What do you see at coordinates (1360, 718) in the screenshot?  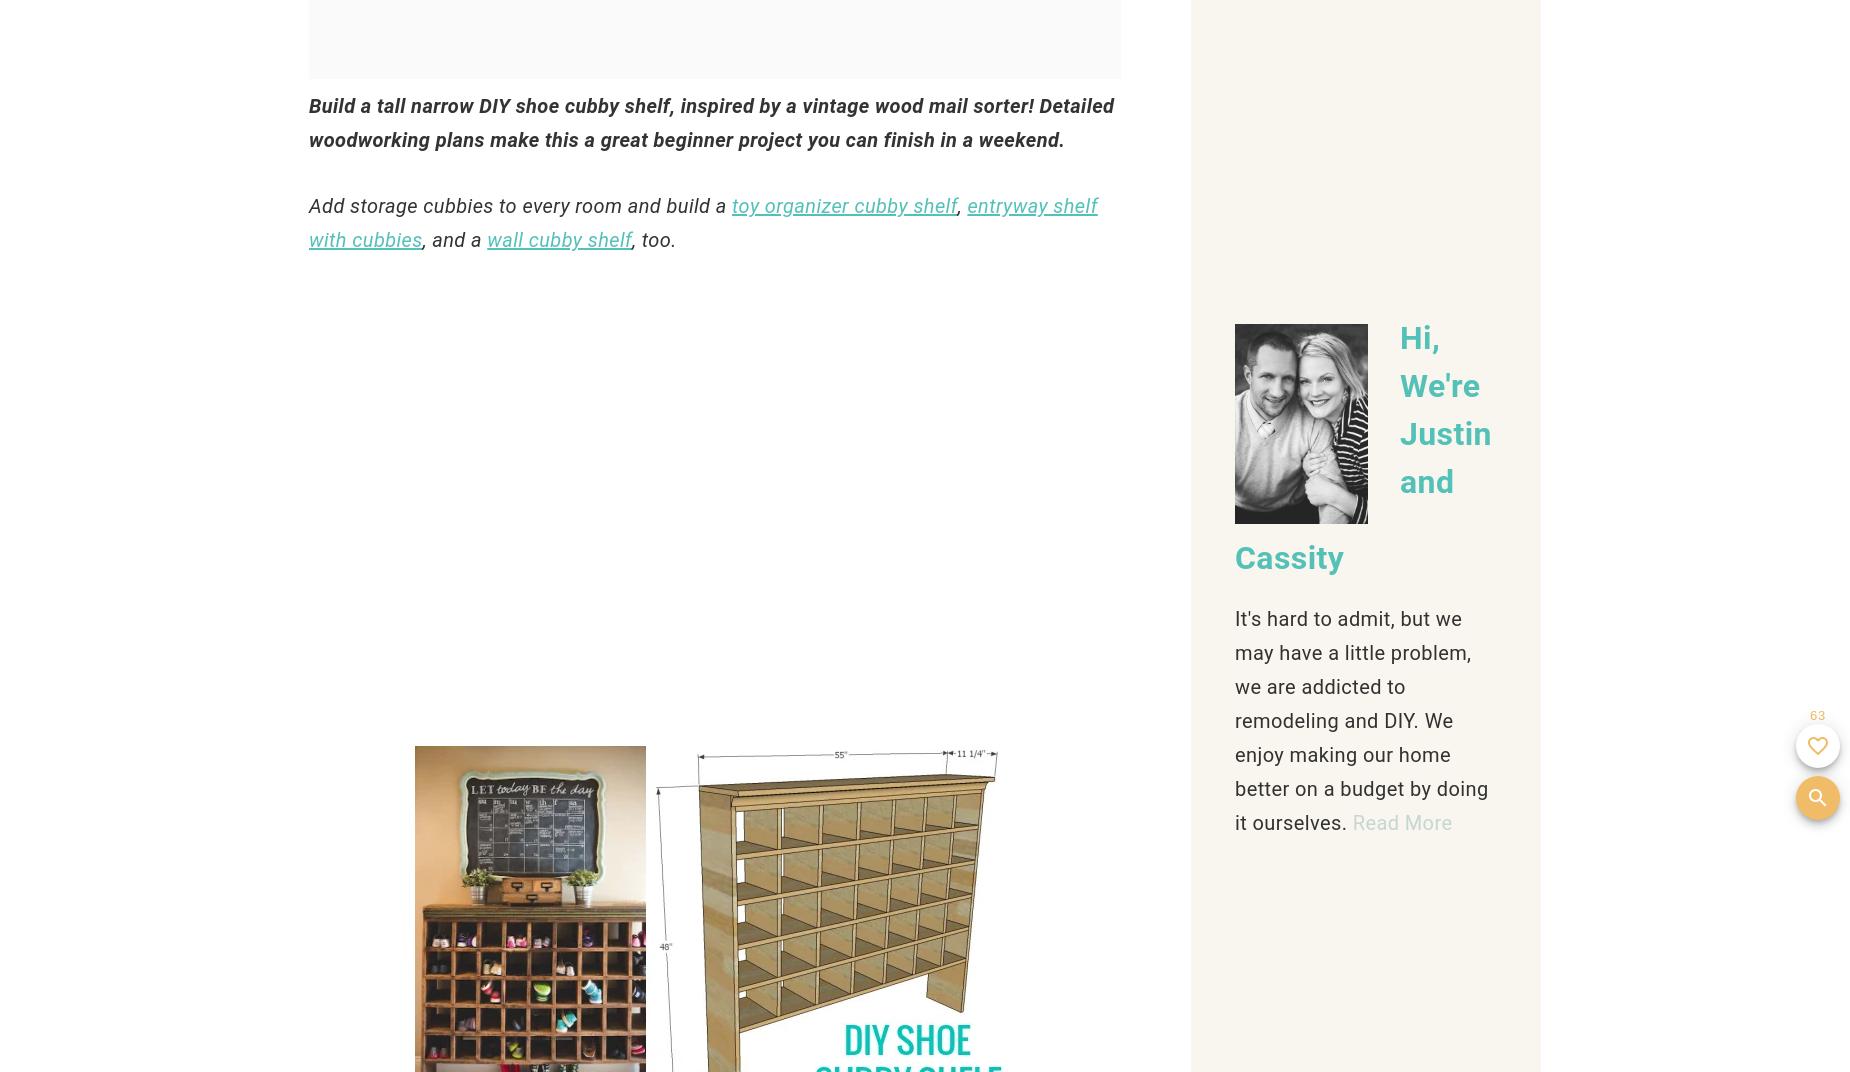 I see `'It's hard to admit, but we may have a little problem, we are addicted to remodeling and DIY. We enjoy making our home better on a budget by doing it ourselves.'` at bounding box center [1360, 718].